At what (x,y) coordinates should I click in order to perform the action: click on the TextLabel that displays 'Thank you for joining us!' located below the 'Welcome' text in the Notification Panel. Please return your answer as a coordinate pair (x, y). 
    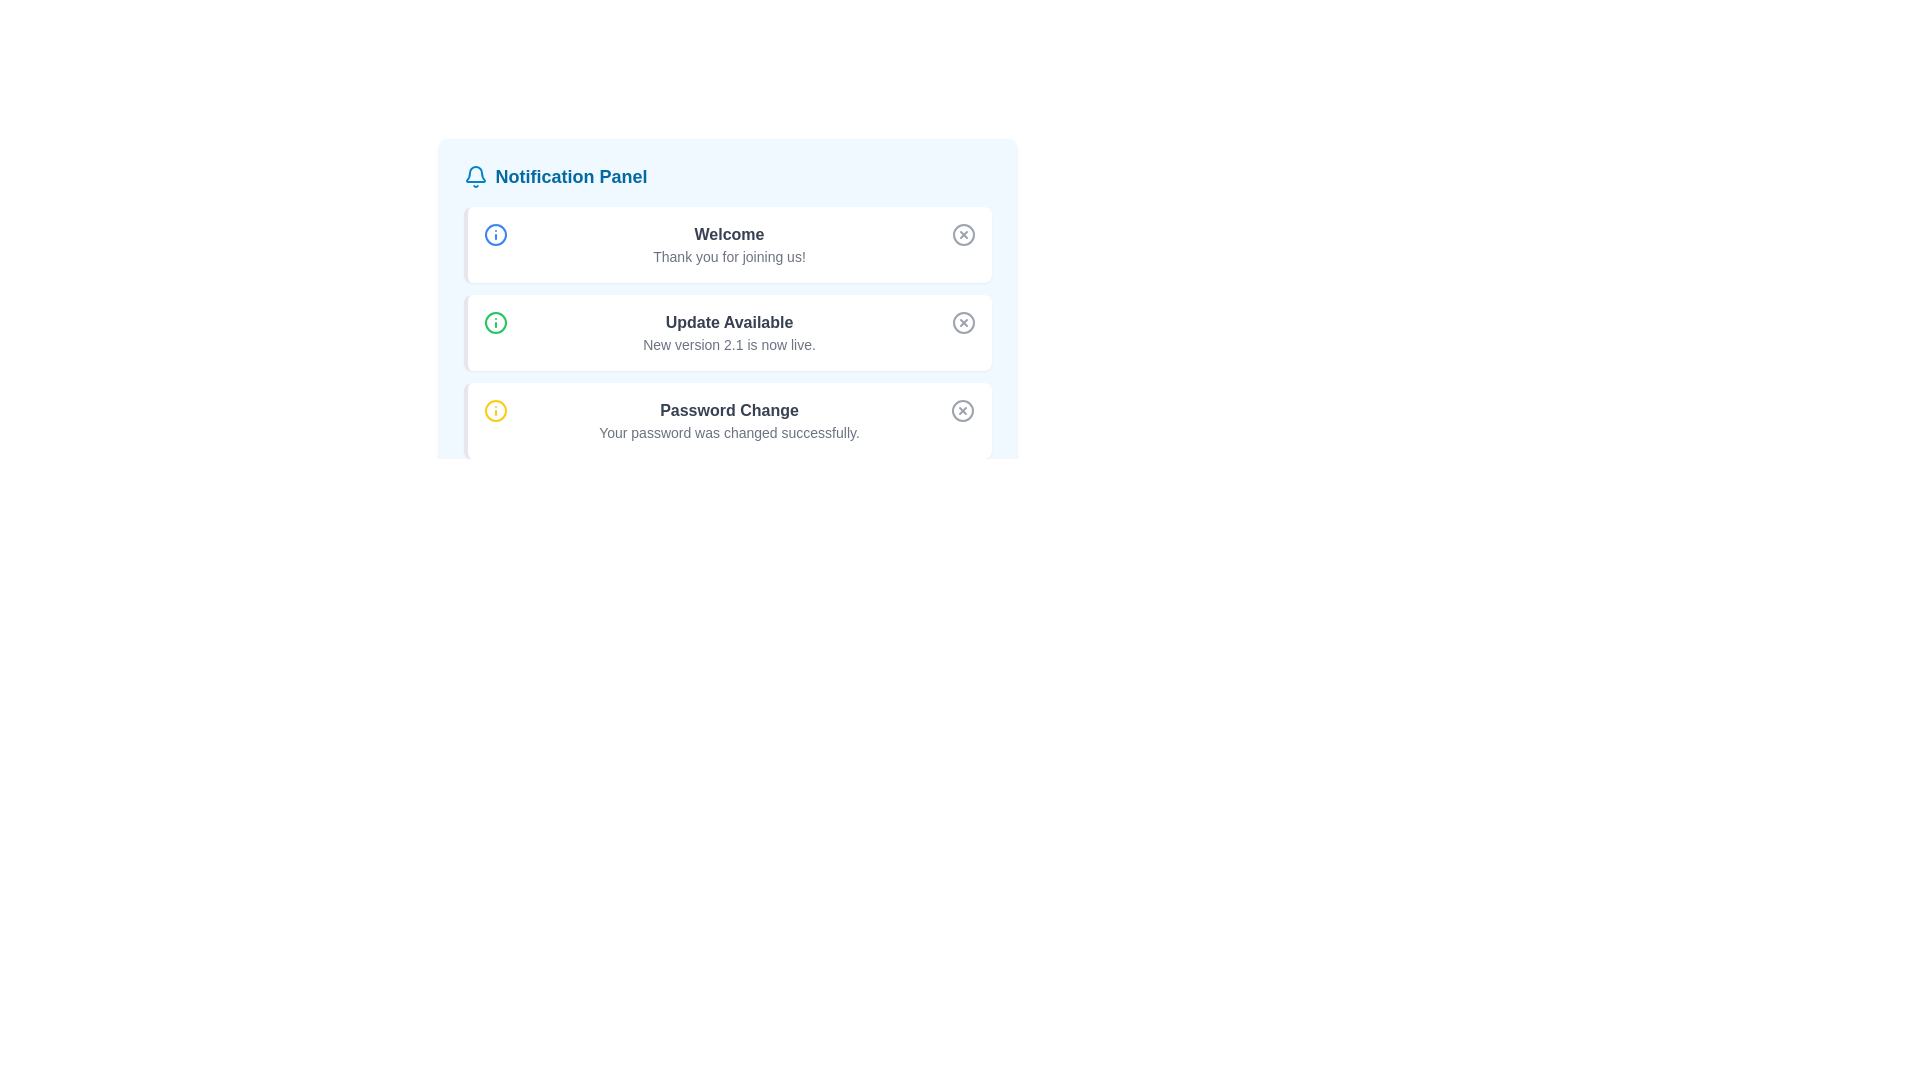
    Looking at the image, I should click on (728, 256).